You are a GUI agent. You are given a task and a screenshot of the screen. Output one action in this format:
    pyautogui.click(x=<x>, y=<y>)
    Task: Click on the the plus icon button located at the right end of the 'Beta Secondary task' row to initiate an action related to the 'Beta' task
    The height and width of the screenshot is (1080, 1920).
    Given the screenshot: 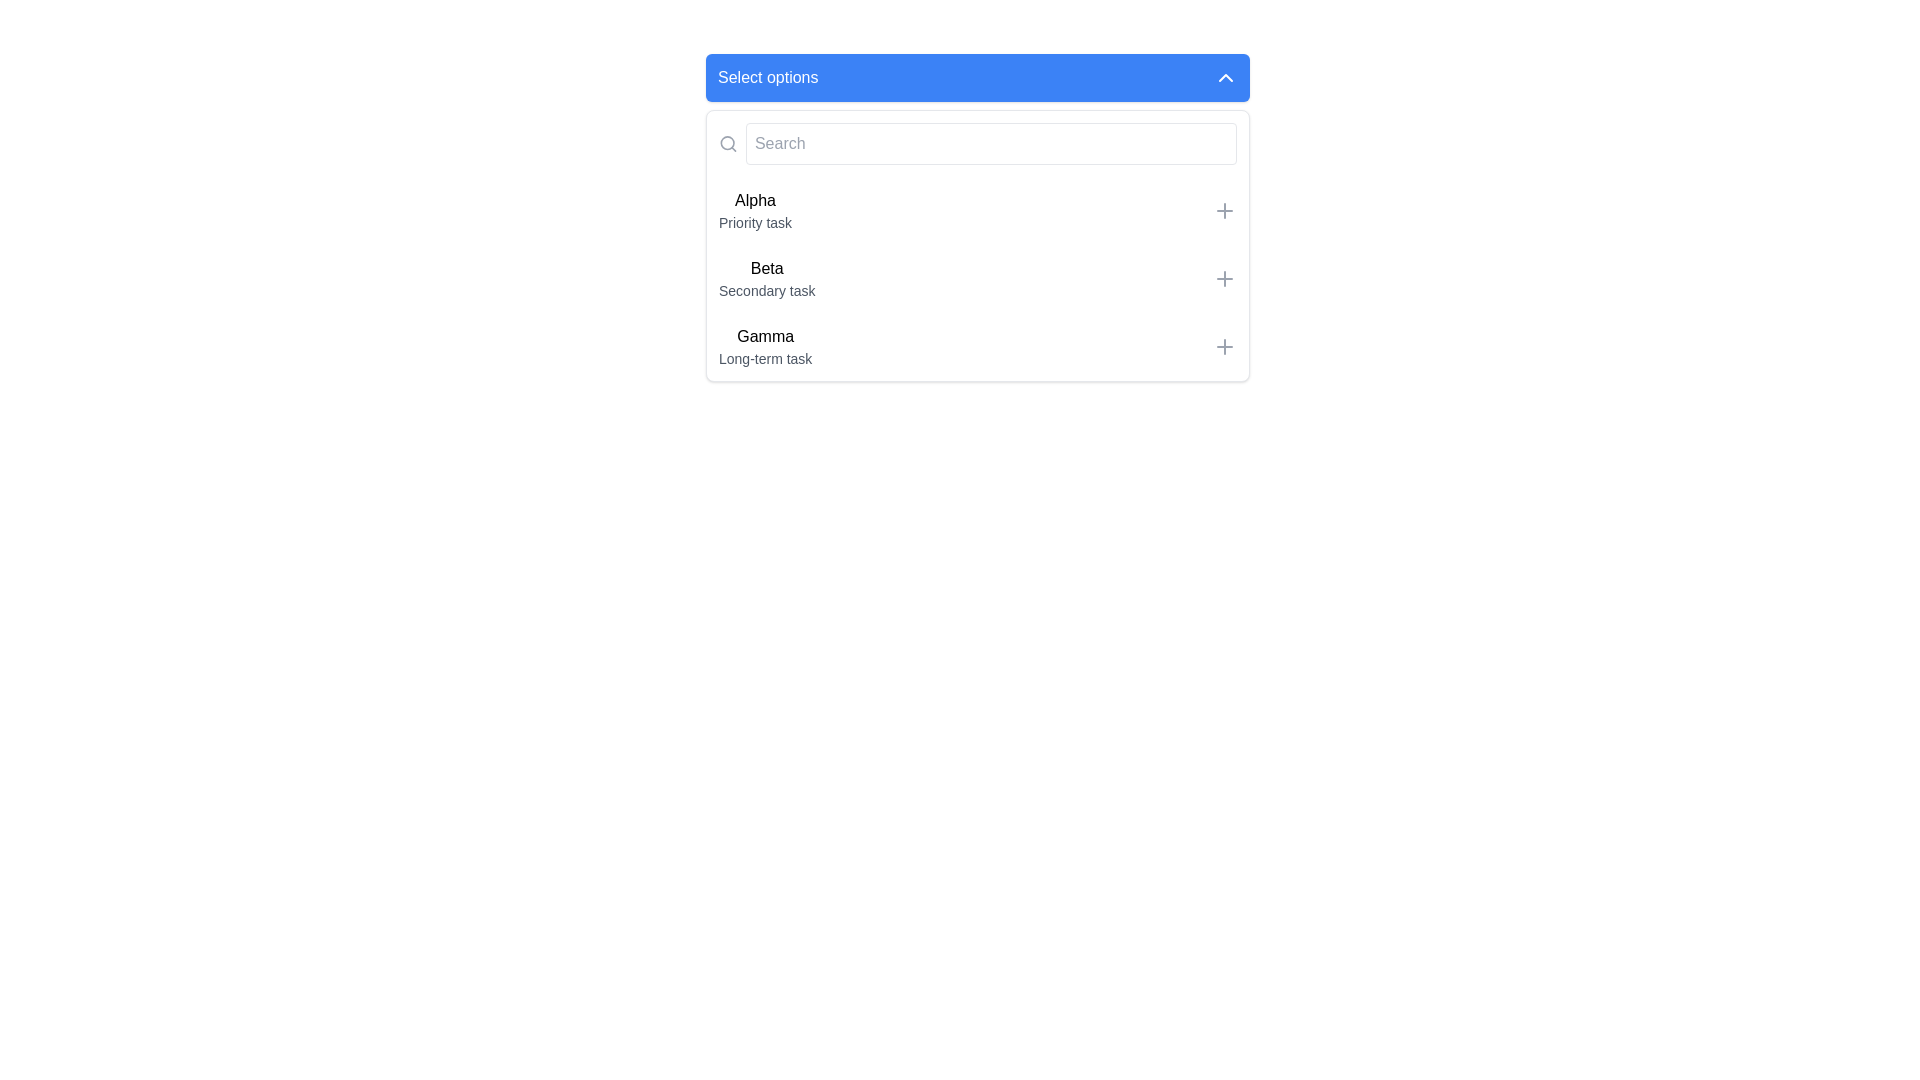 What is the action you would take?
    pyautogui.click(x=1223, y=278)
    